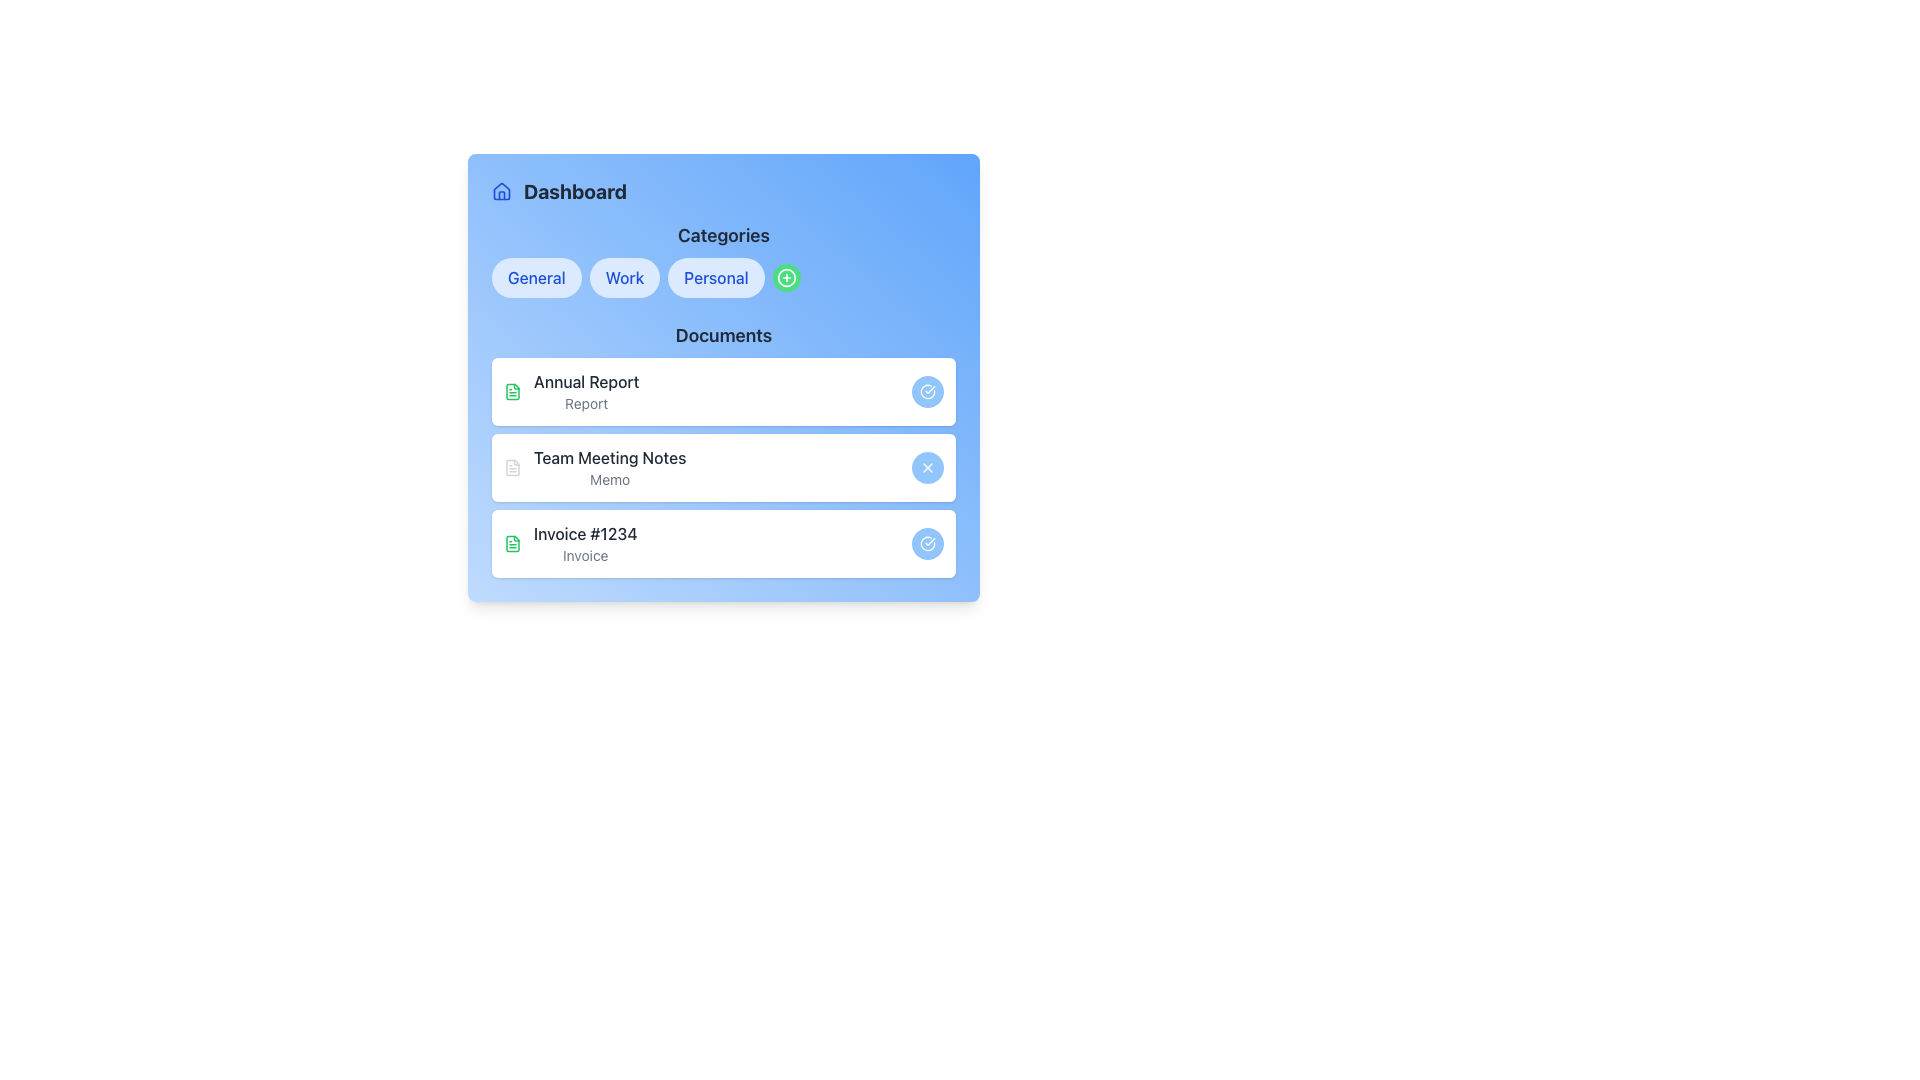 Image resolution: width=1920 pixels, height=1080 pixels. I want to click on text label containing 'Invoice #1234' and 'Invoice' in the third document entry of the 'Documents' section, located below 'Team Meeting Notes', so click(584, 543).